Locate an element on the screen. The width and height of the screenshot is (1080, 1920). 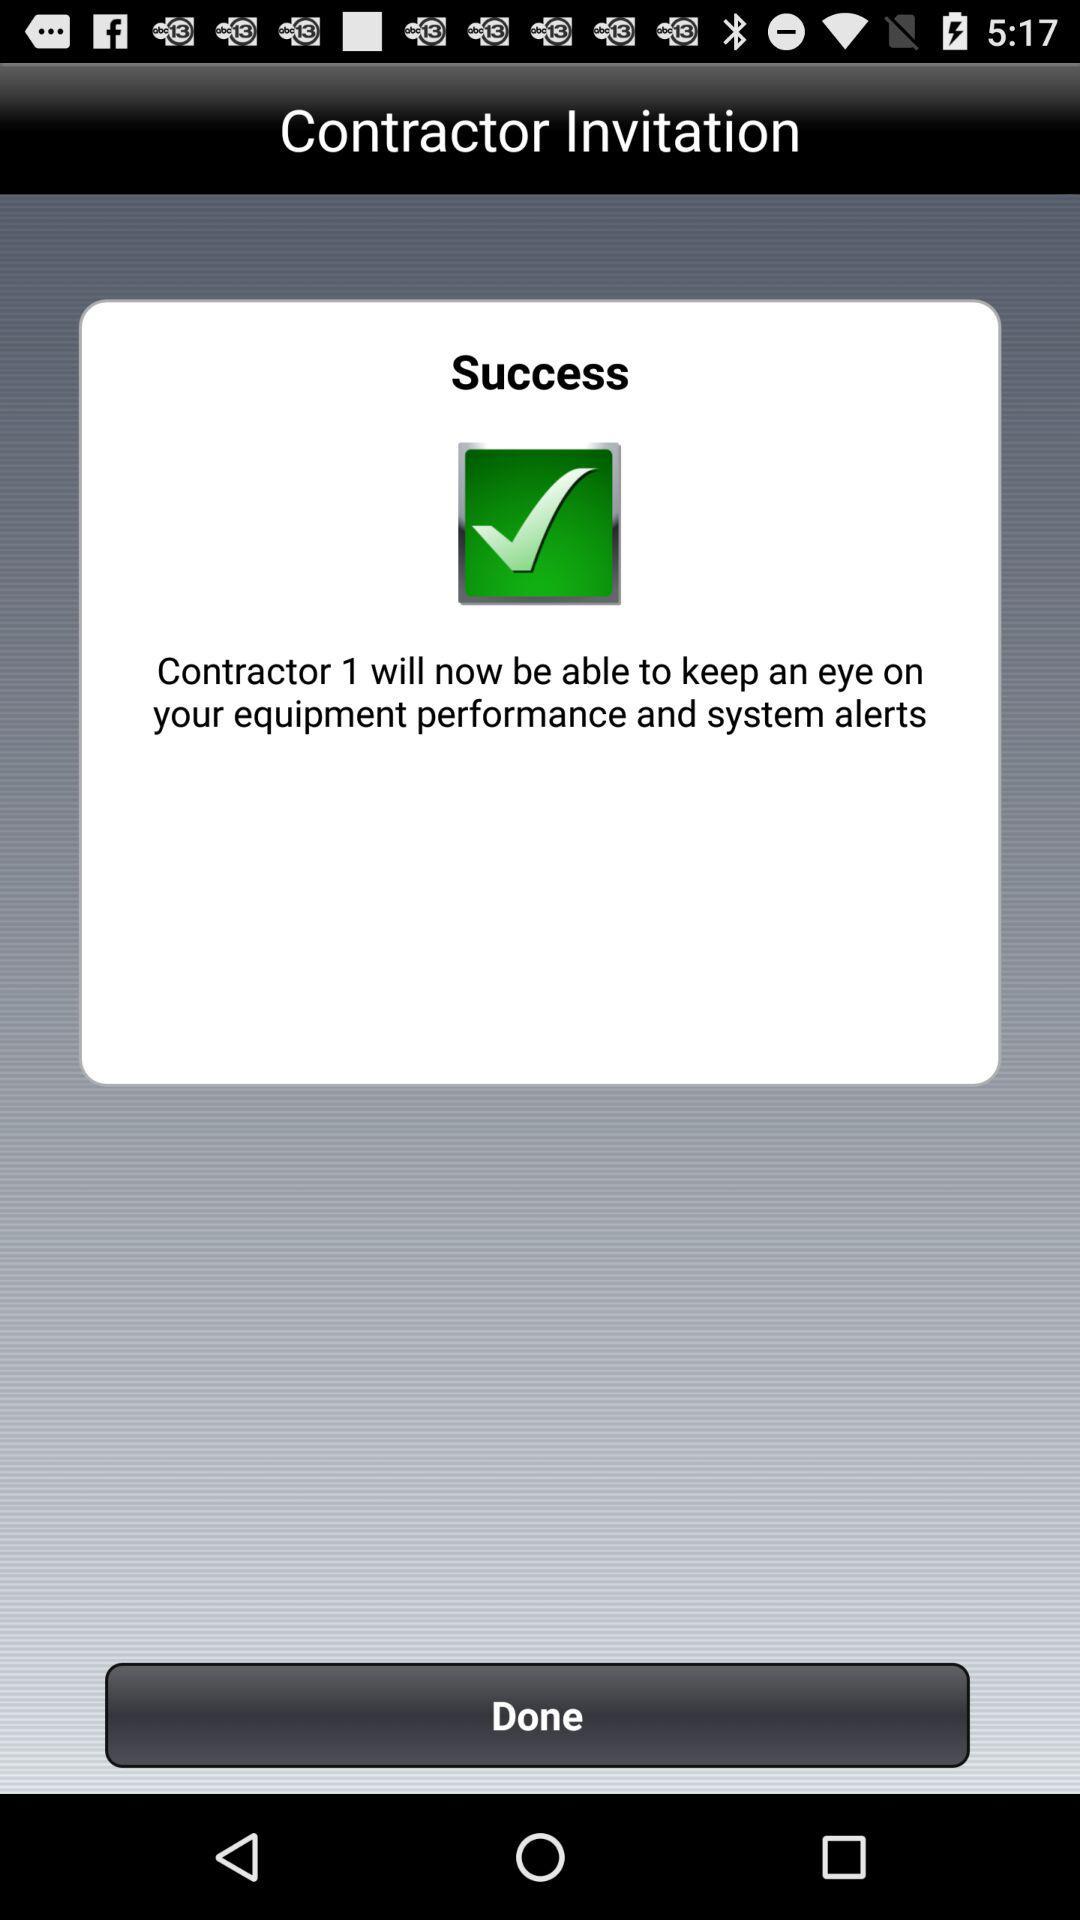
button at the bottom is located at coordinates (536, 1714).